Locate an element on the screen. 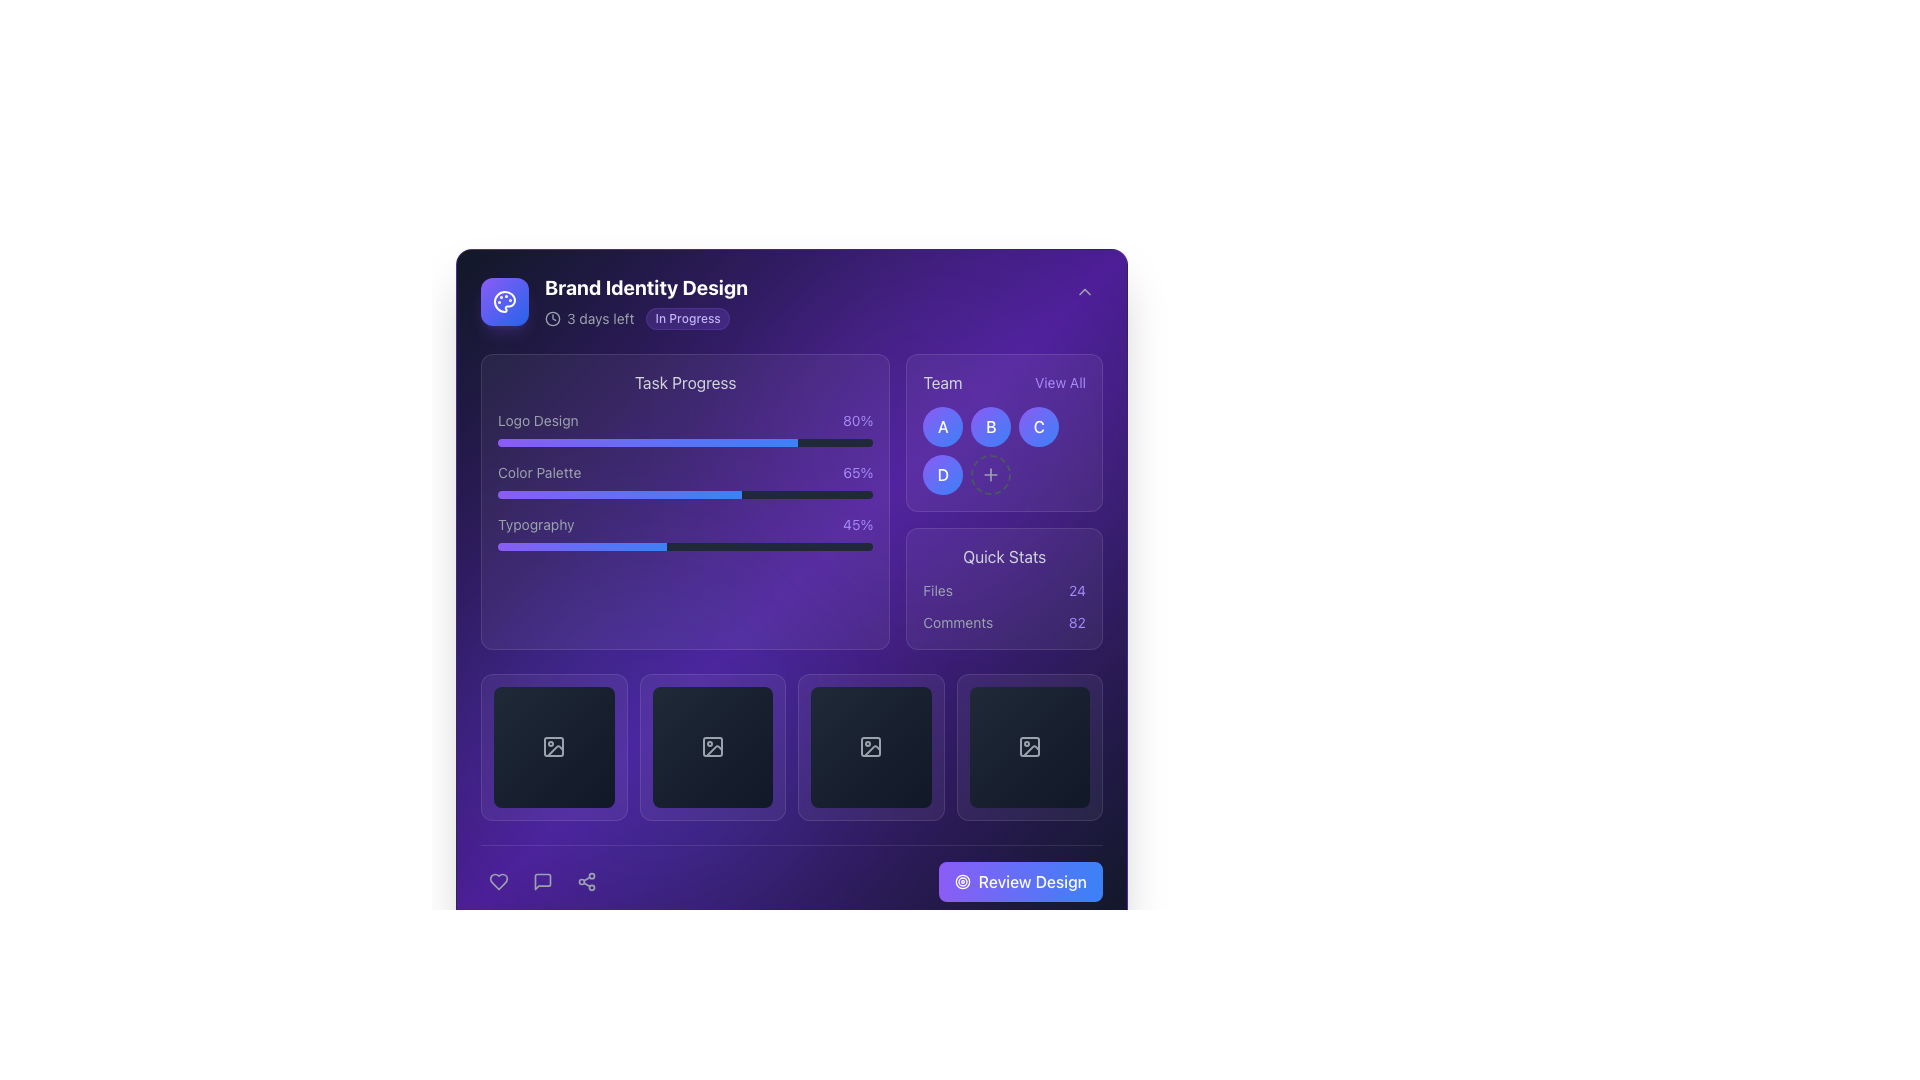  the Interactive button with a dashed border and plus sign for keyboard interaction, located in the bottom-right corner of the 'Team' section is located at coordinates (1004, 451).